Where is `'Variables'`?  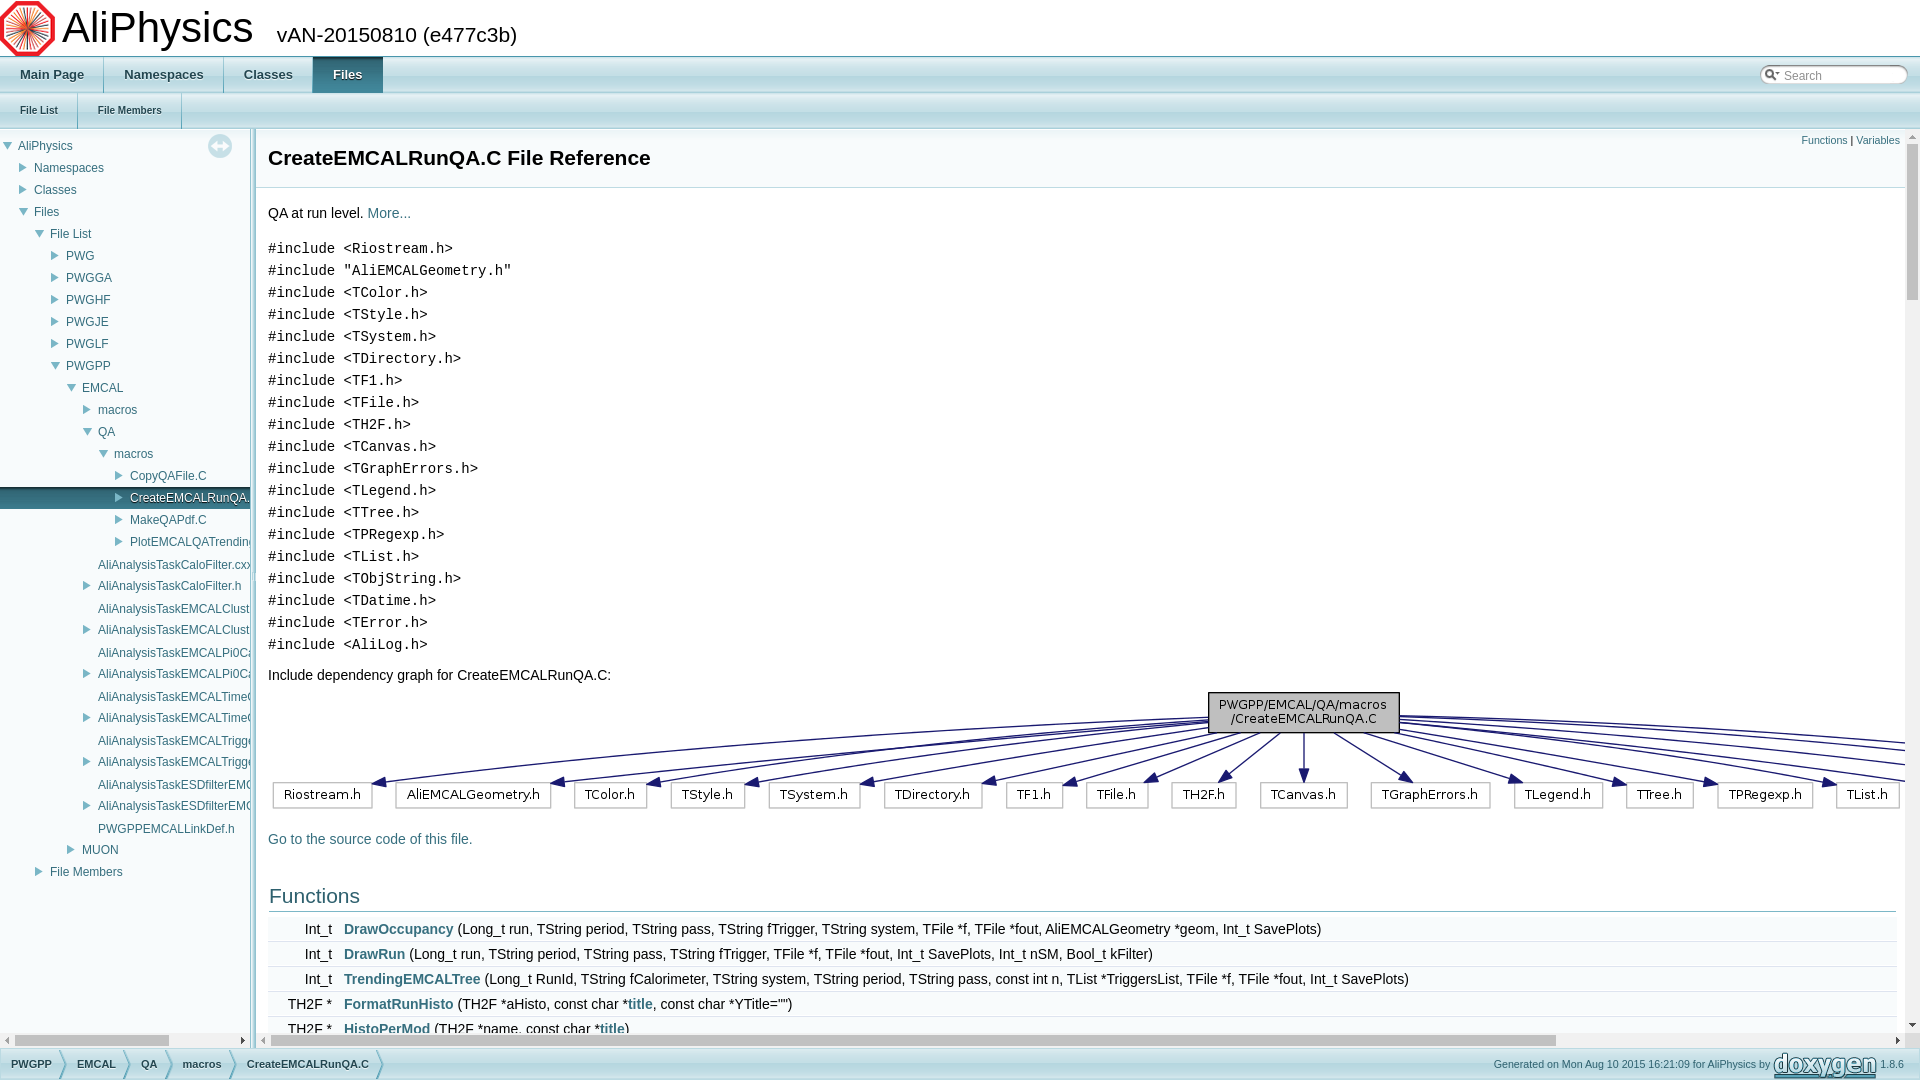
'Variables' is located at coordinates (1855, 138).